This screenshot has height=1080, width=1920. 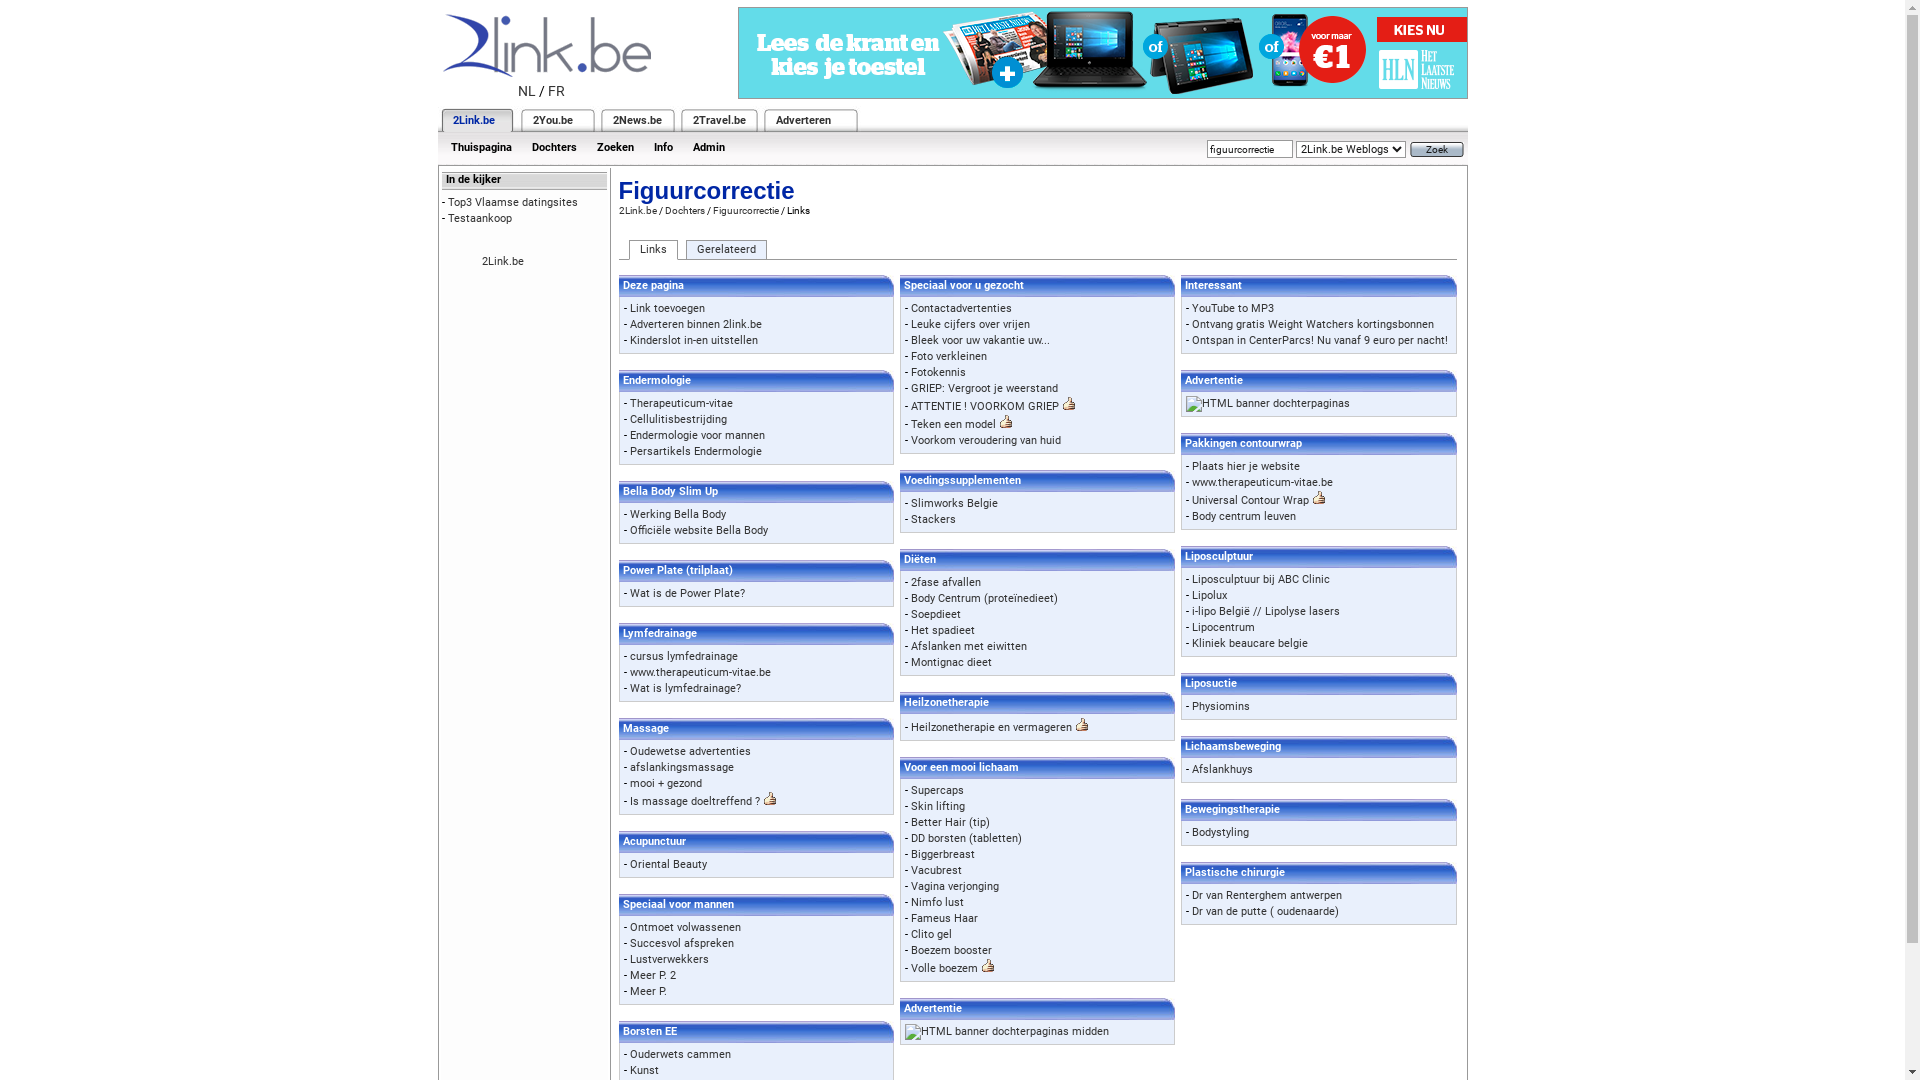 I want to click on 'Fotokennis', so click(x=937, y=372).